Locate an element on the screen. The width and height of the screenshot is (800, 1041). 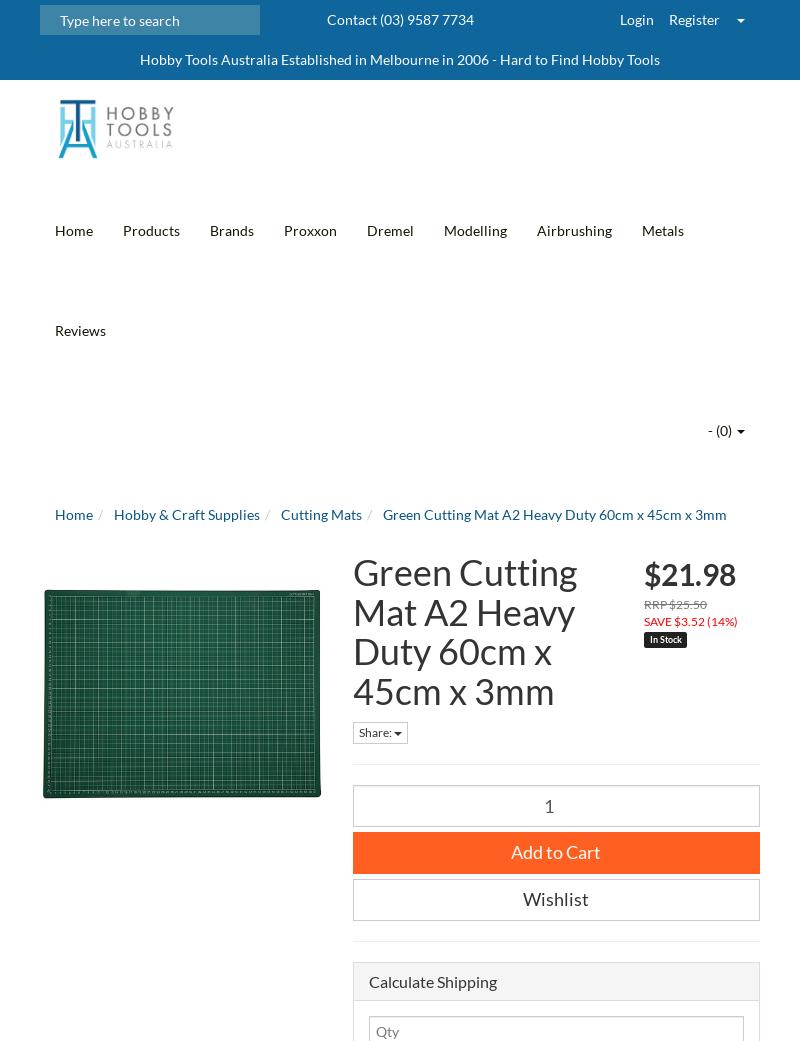
'Contact (03) 9587 7734' is located at coordinates (325, 18).